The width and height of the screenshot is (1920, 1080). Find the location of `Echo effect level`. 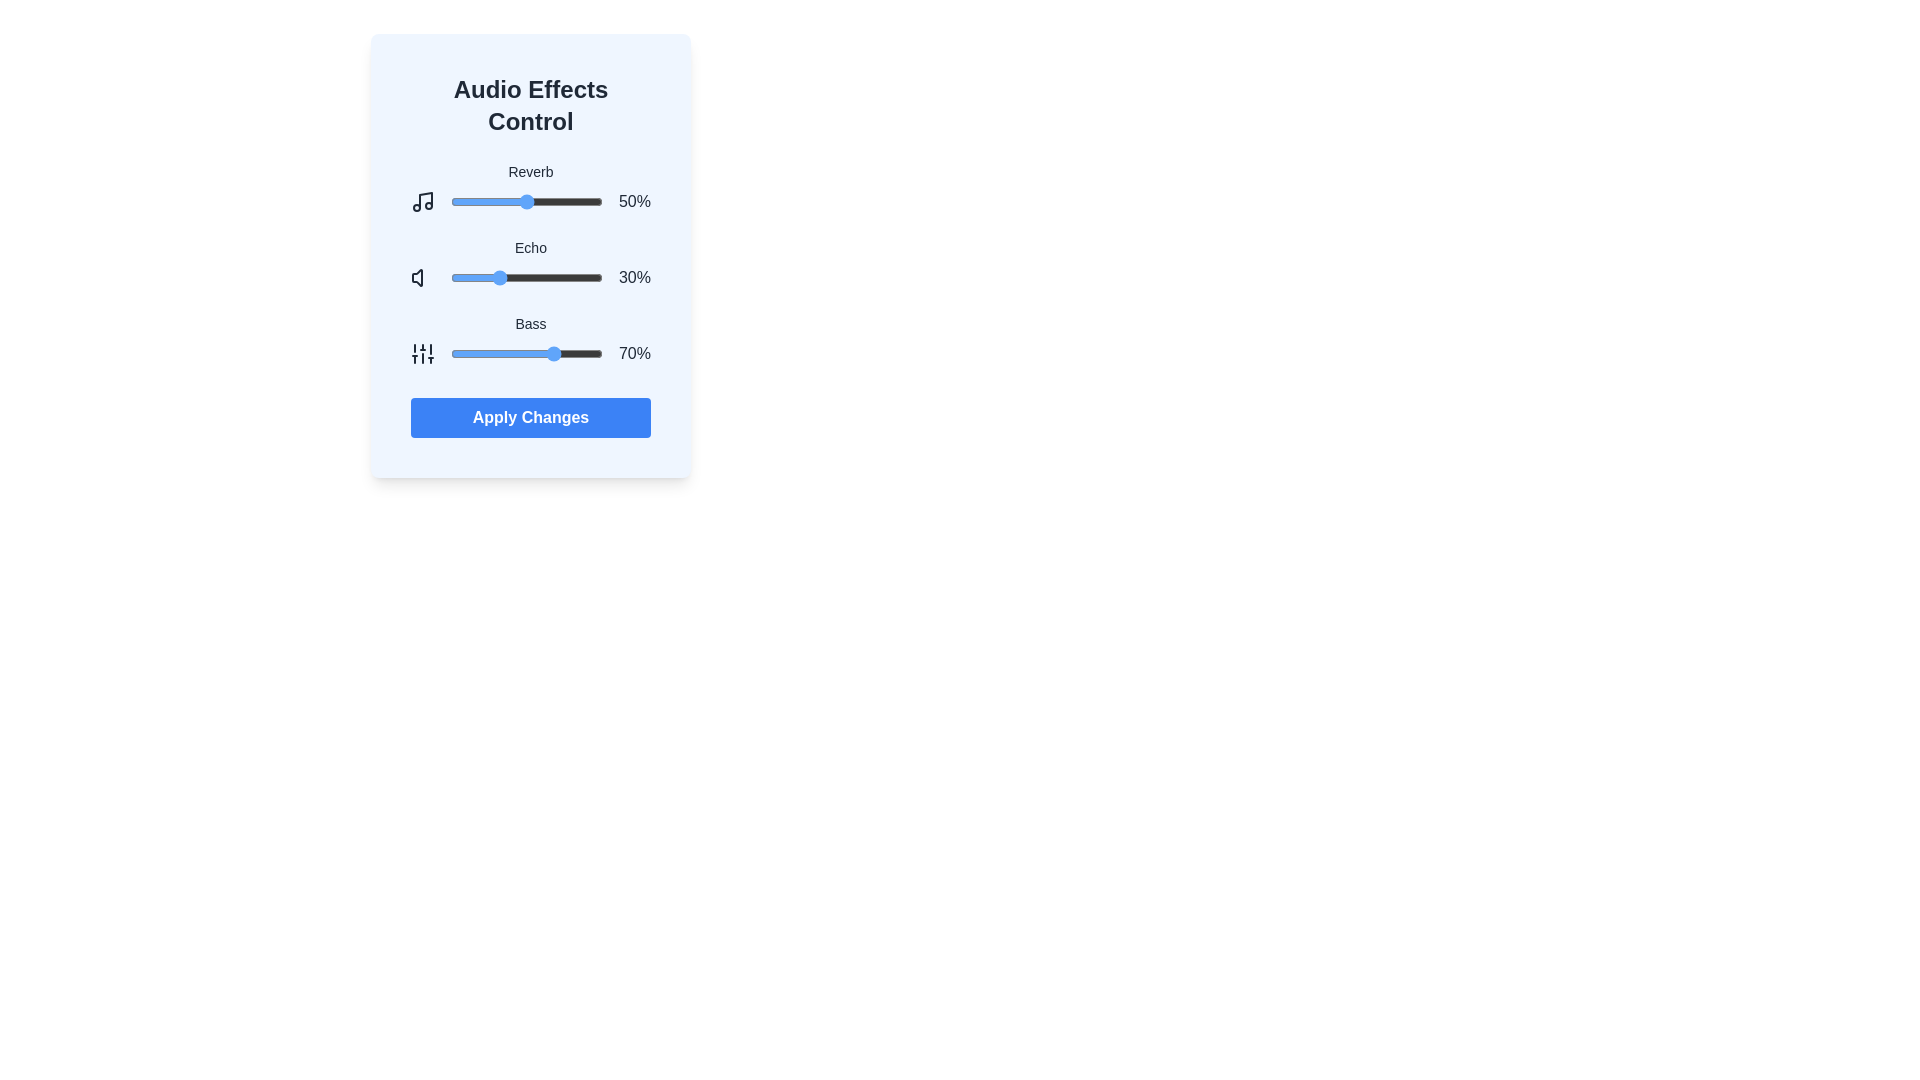

Echo effect level is located at coordinates (481, 277).